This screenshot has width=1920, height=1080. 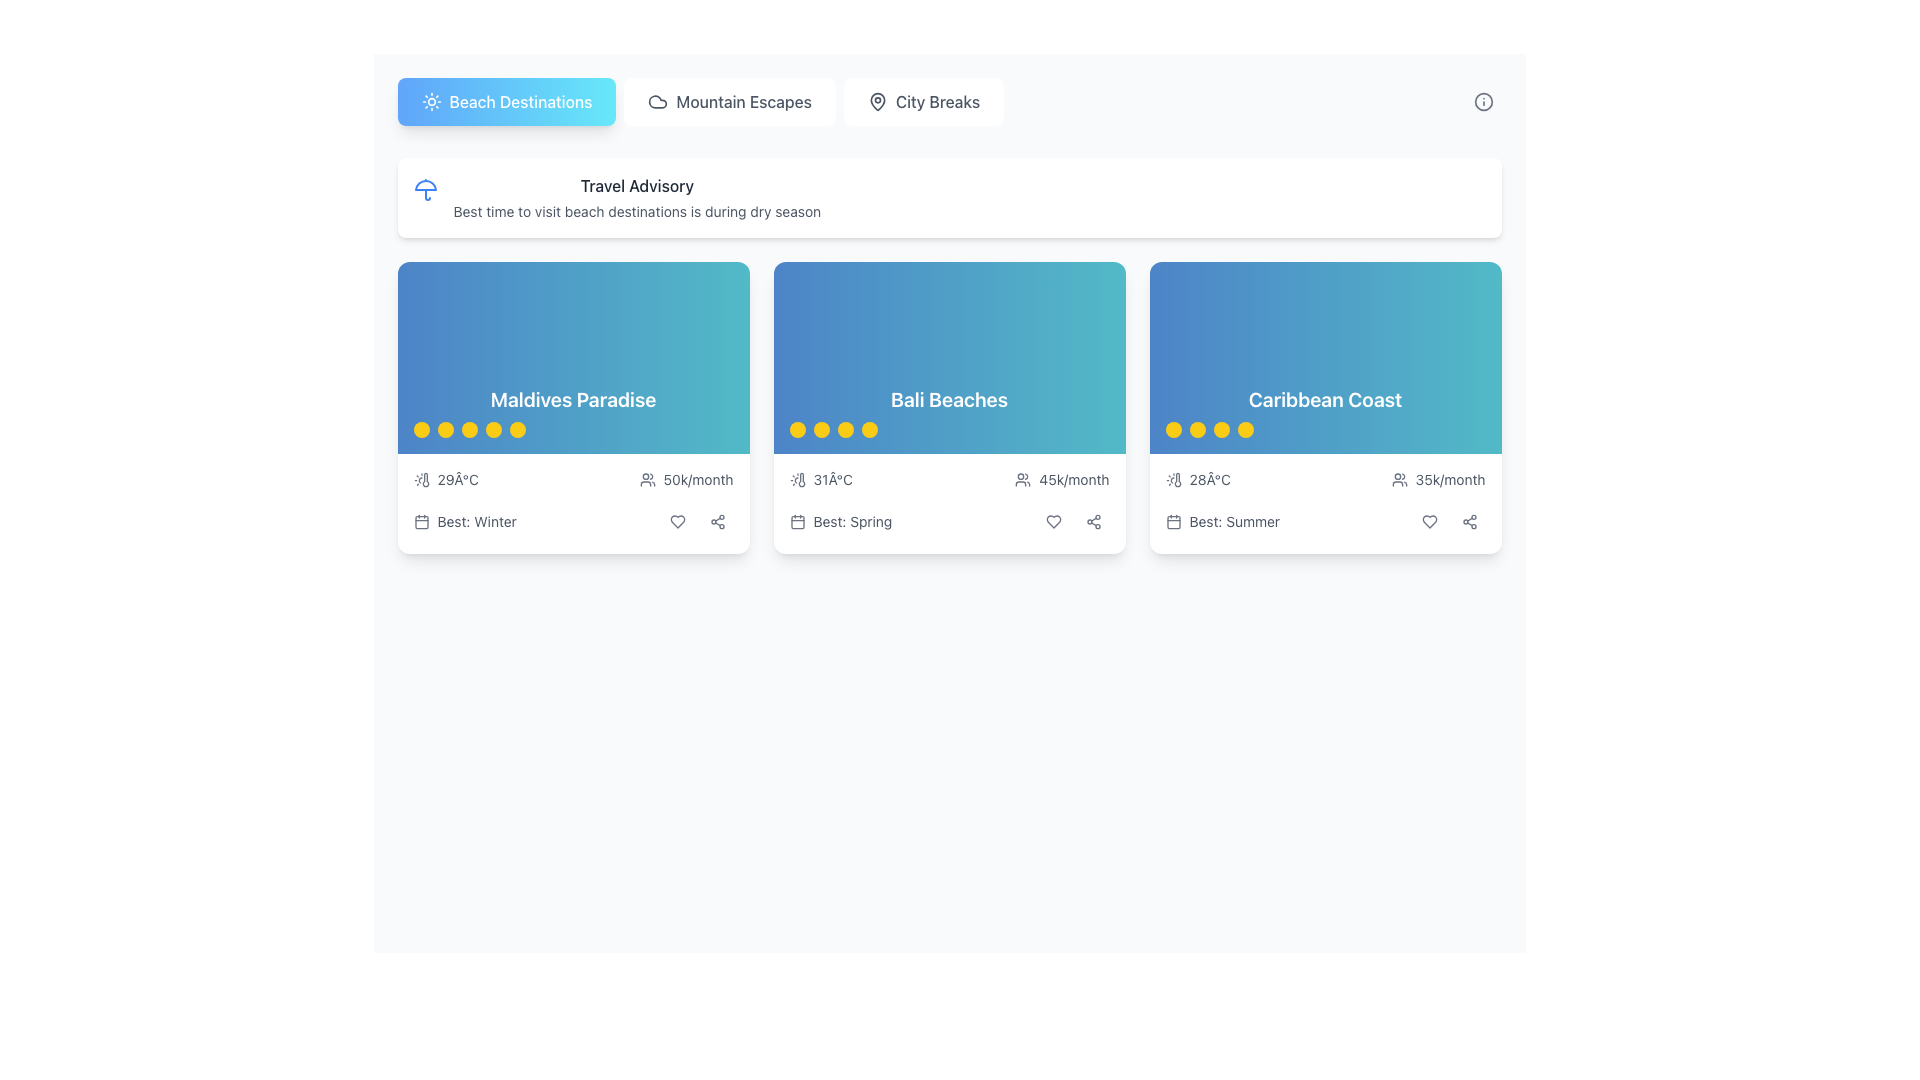 I want to click on the label with an icon of users and the text '35k/month' located in the bottom-right section of the 'Caribbean Coast' card, which is styled in a moderately small gray font, so click(x=1437, y=479).